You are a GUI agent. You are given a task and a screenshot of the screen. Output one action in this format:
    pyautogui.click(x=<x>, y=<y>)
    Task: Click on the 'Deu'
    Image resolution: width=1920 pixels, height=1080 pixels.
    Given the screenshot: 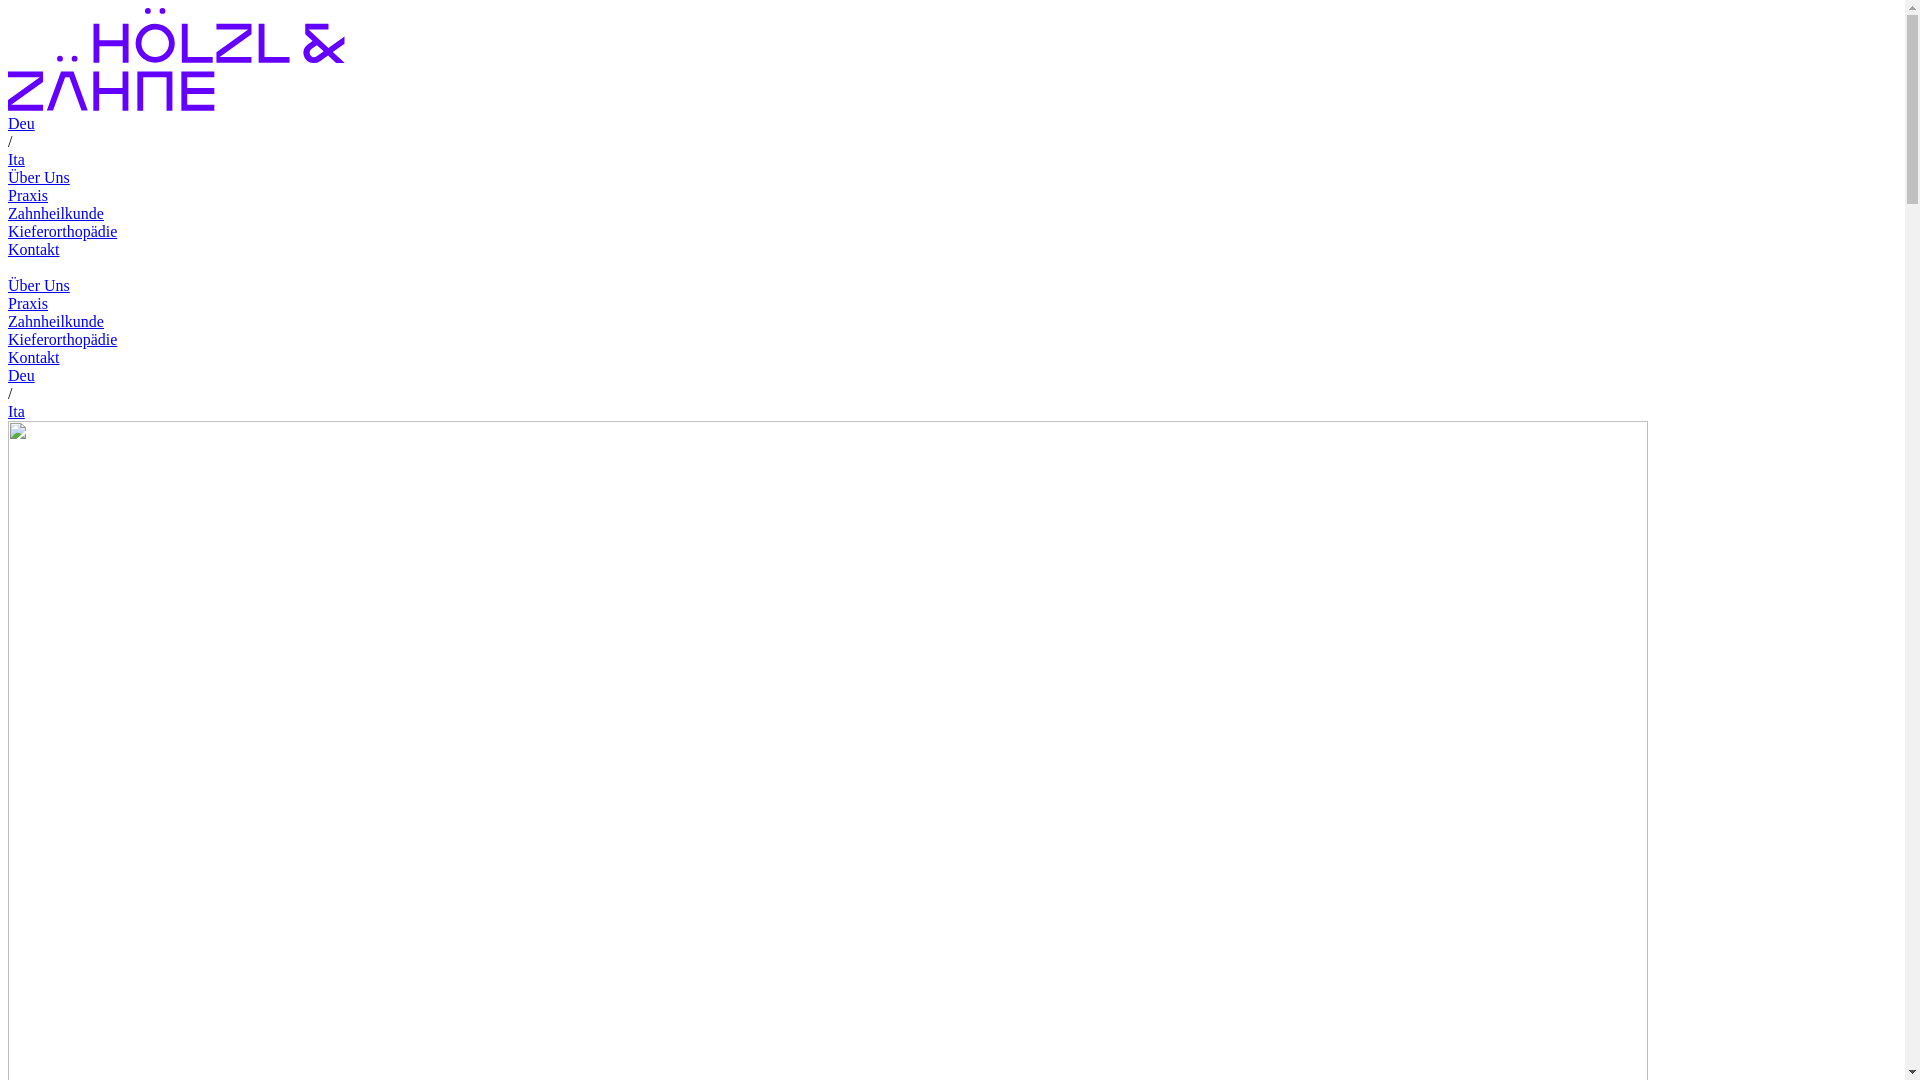 What is the action you would take?
    pyautogui.click(x=21, y=375)
    